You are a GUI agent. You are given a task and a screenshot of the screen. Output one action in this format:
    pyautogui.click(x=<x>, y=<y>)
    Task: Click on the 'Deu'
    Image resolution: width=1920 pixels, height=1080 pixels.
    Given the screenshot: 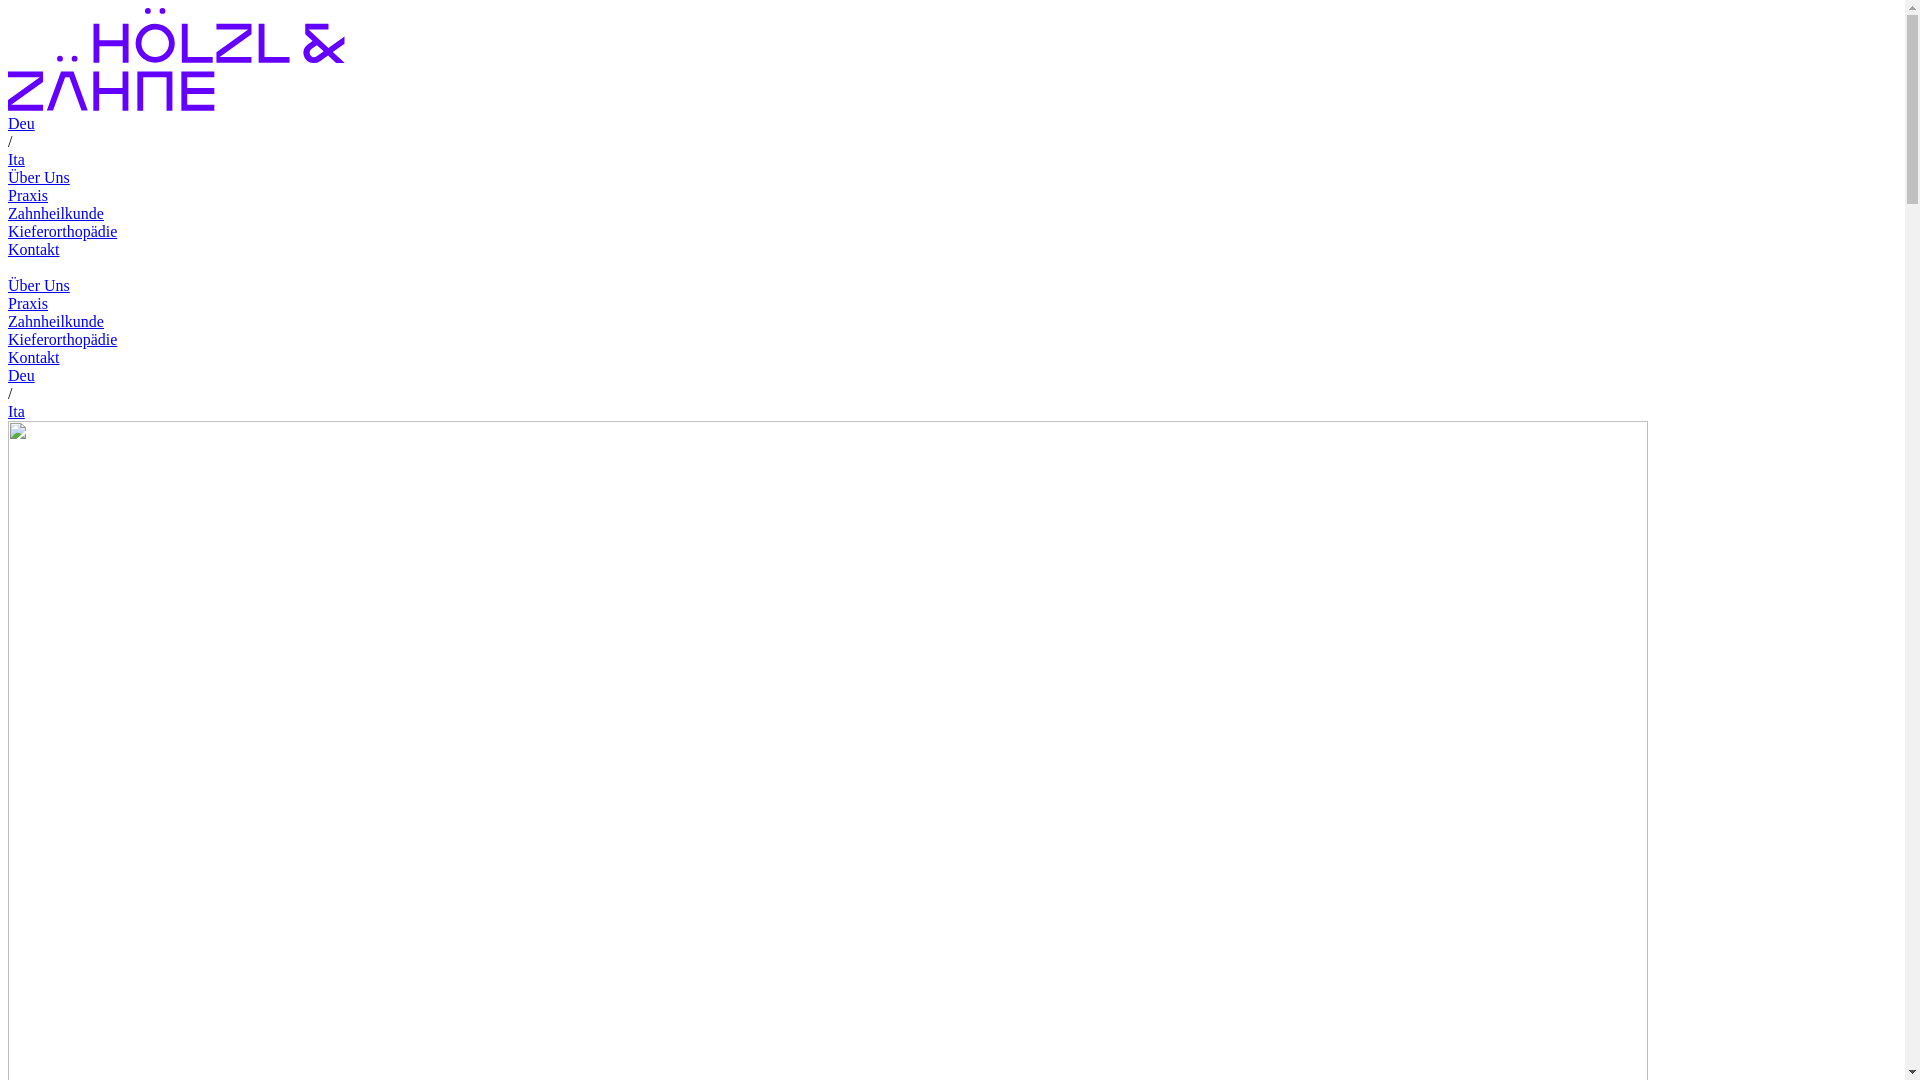 What is the action you would take?
    pyautogui.click(x=21, y=375)
    